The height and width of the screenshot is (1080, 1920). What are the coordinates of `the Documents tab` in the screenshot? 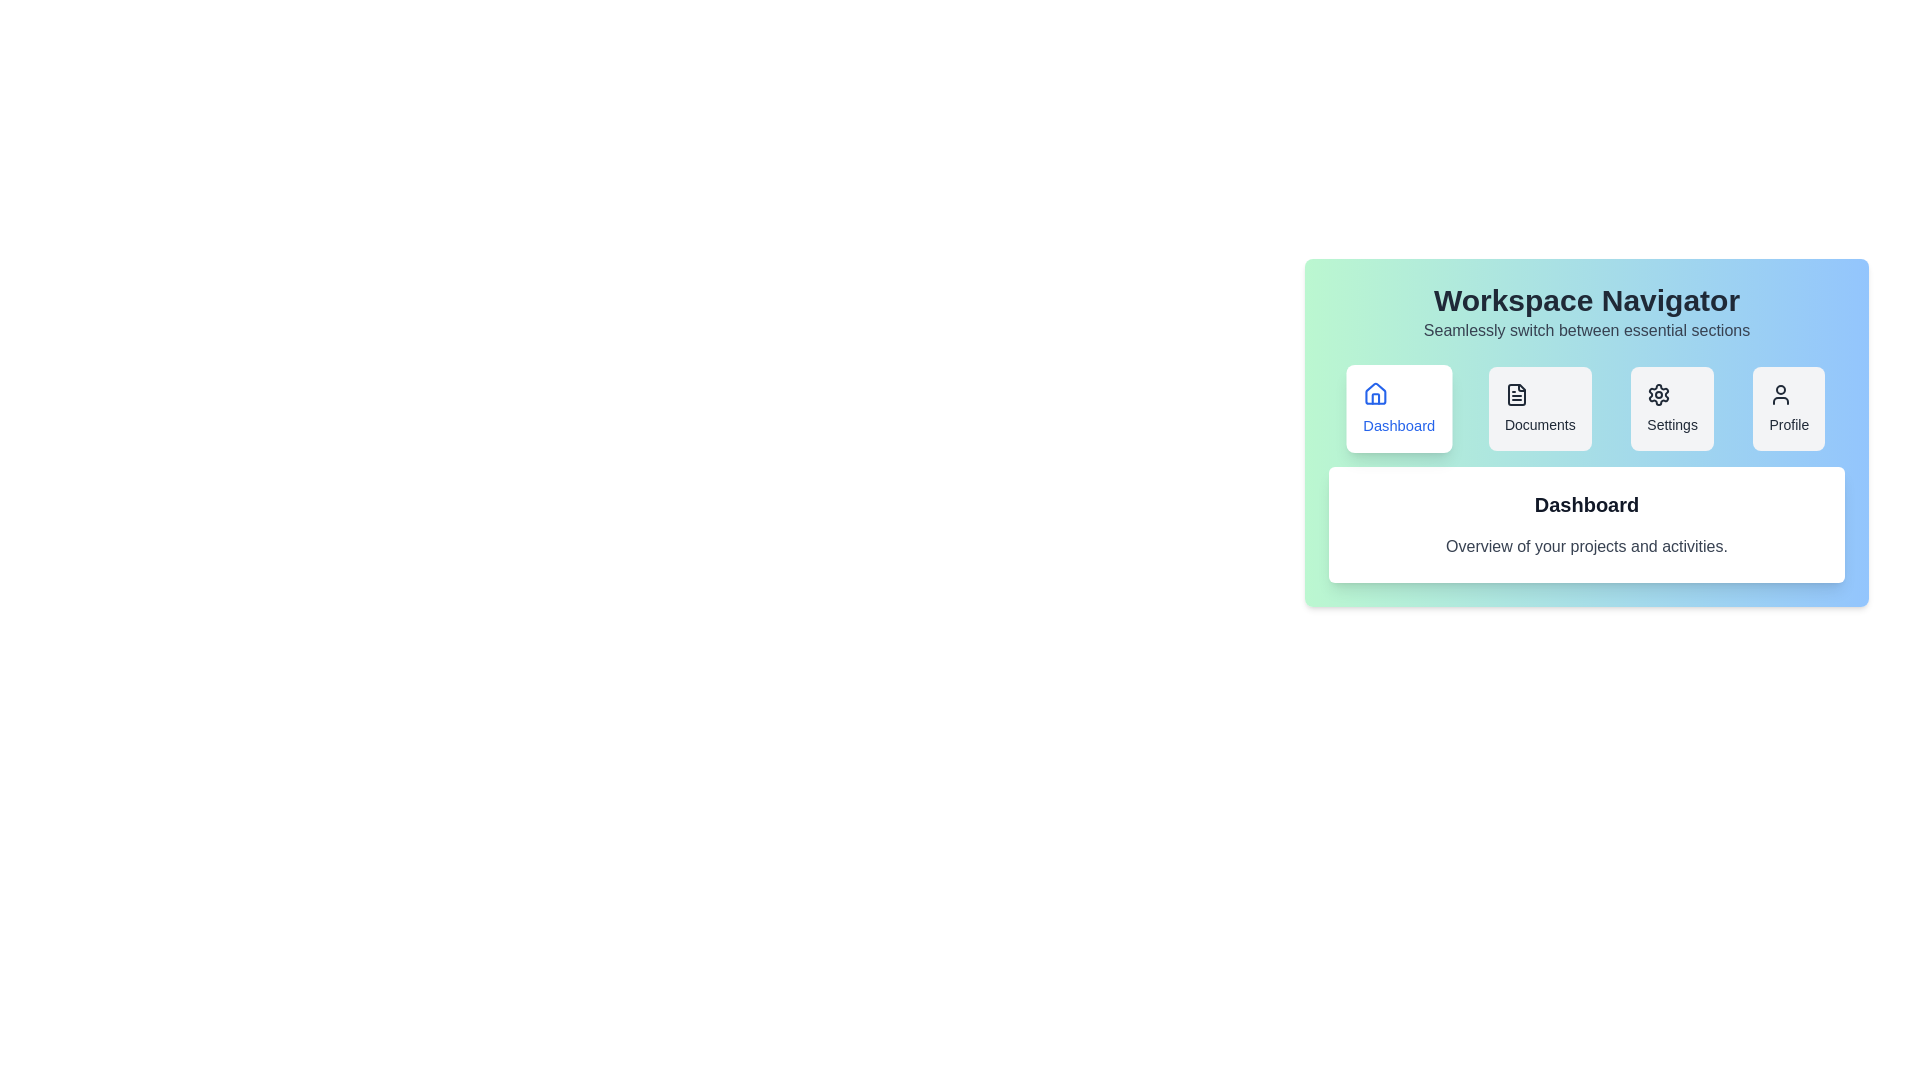 It's located at (1539, 407).